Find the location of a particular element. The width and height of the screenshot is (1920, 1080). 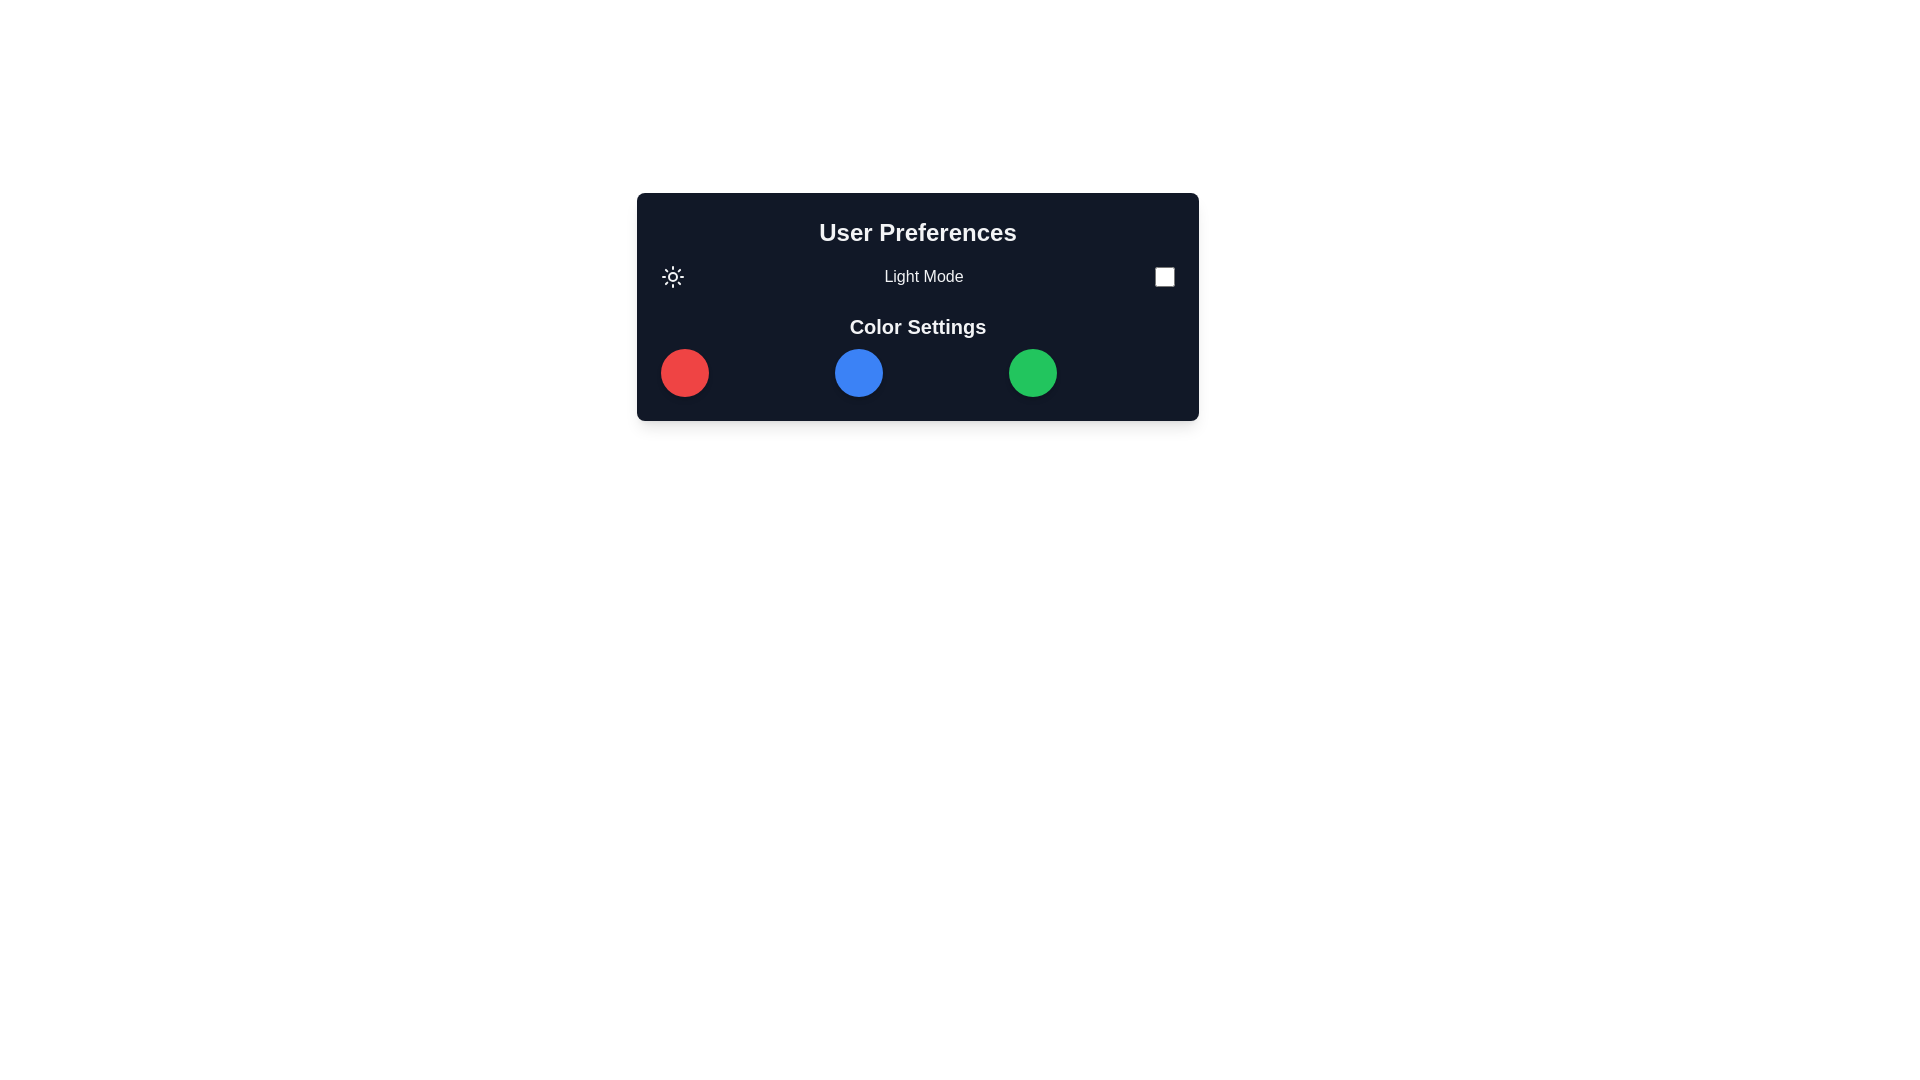

the first button in the color options of the 'User Preferences' panel is located at coordinates (685, 373).